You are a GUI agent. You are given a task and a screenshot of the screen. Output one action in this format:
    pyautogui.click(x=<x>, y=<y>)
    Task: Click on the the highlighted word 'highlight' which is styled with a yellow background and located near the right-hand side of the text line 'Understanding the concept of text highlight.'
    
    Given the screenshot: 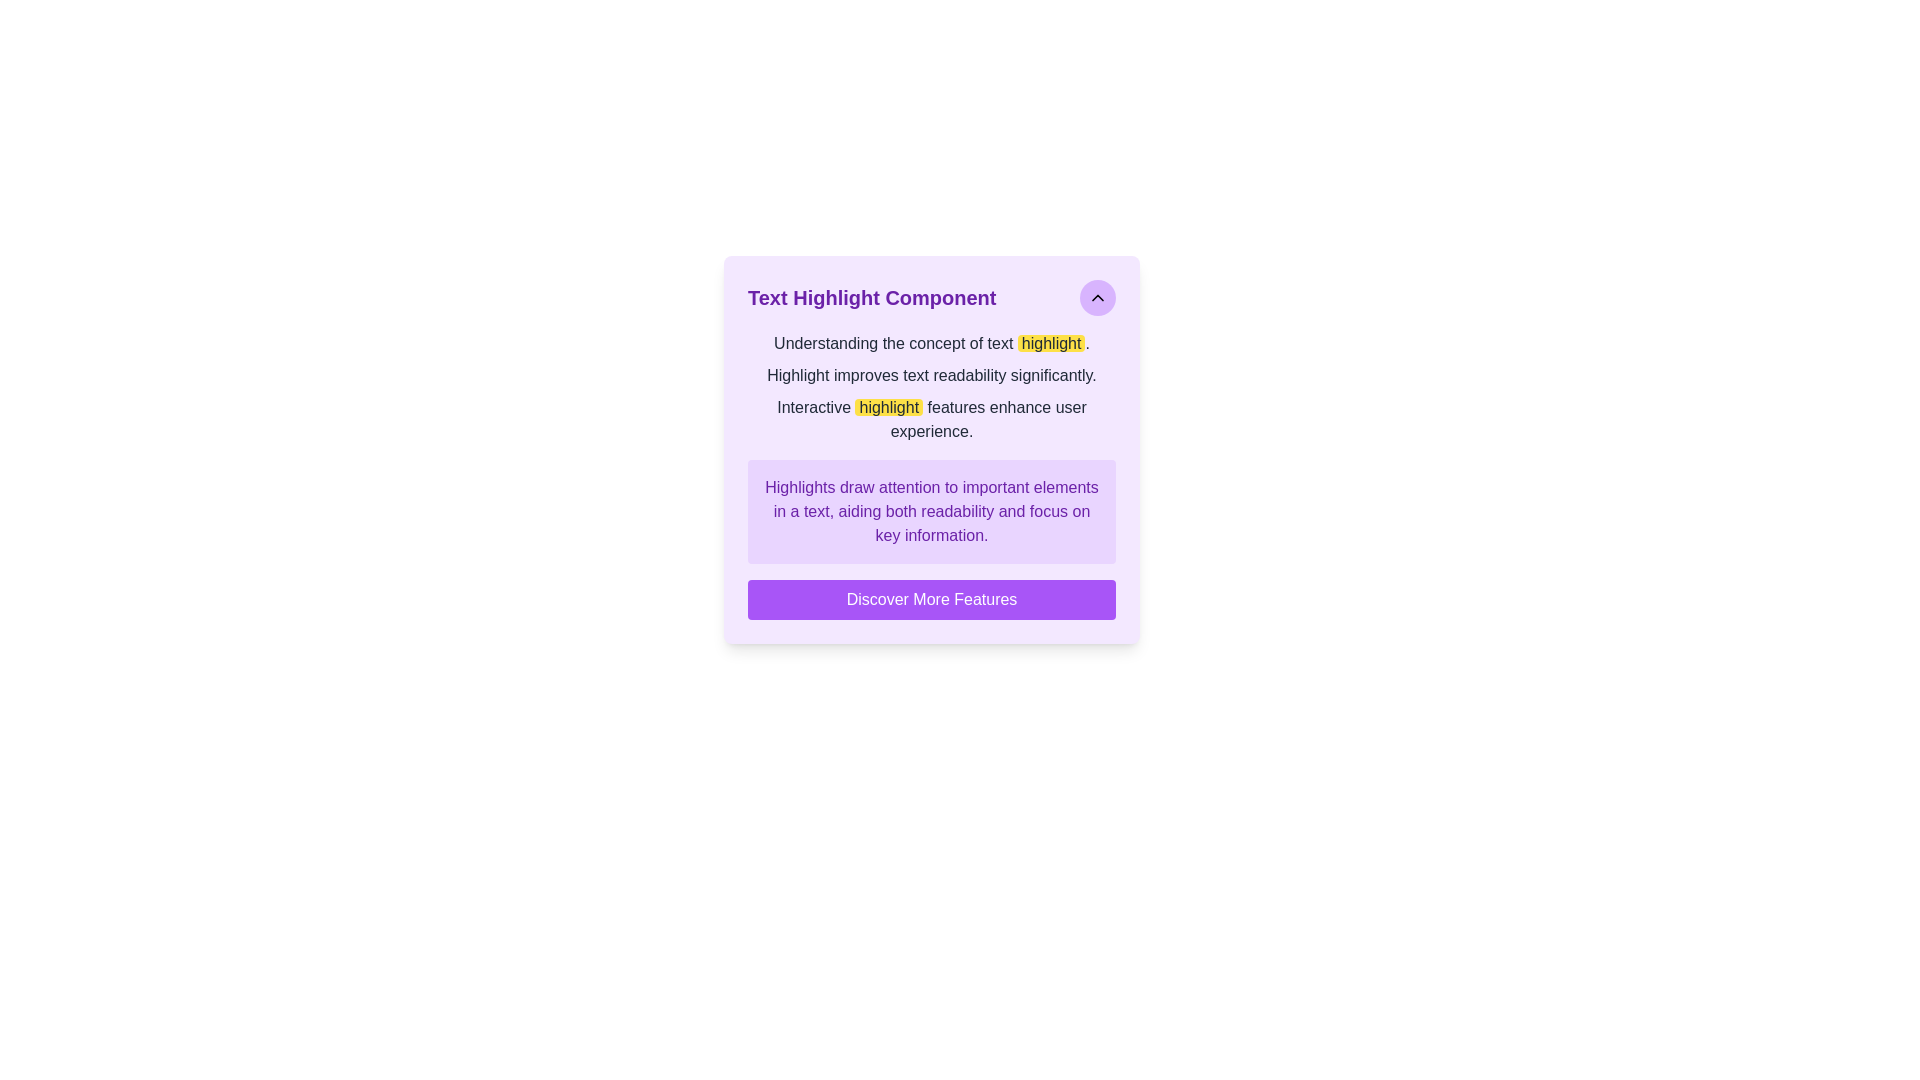 What is the action you would take?
    pyautogui.click(x=1050, y=342)
    